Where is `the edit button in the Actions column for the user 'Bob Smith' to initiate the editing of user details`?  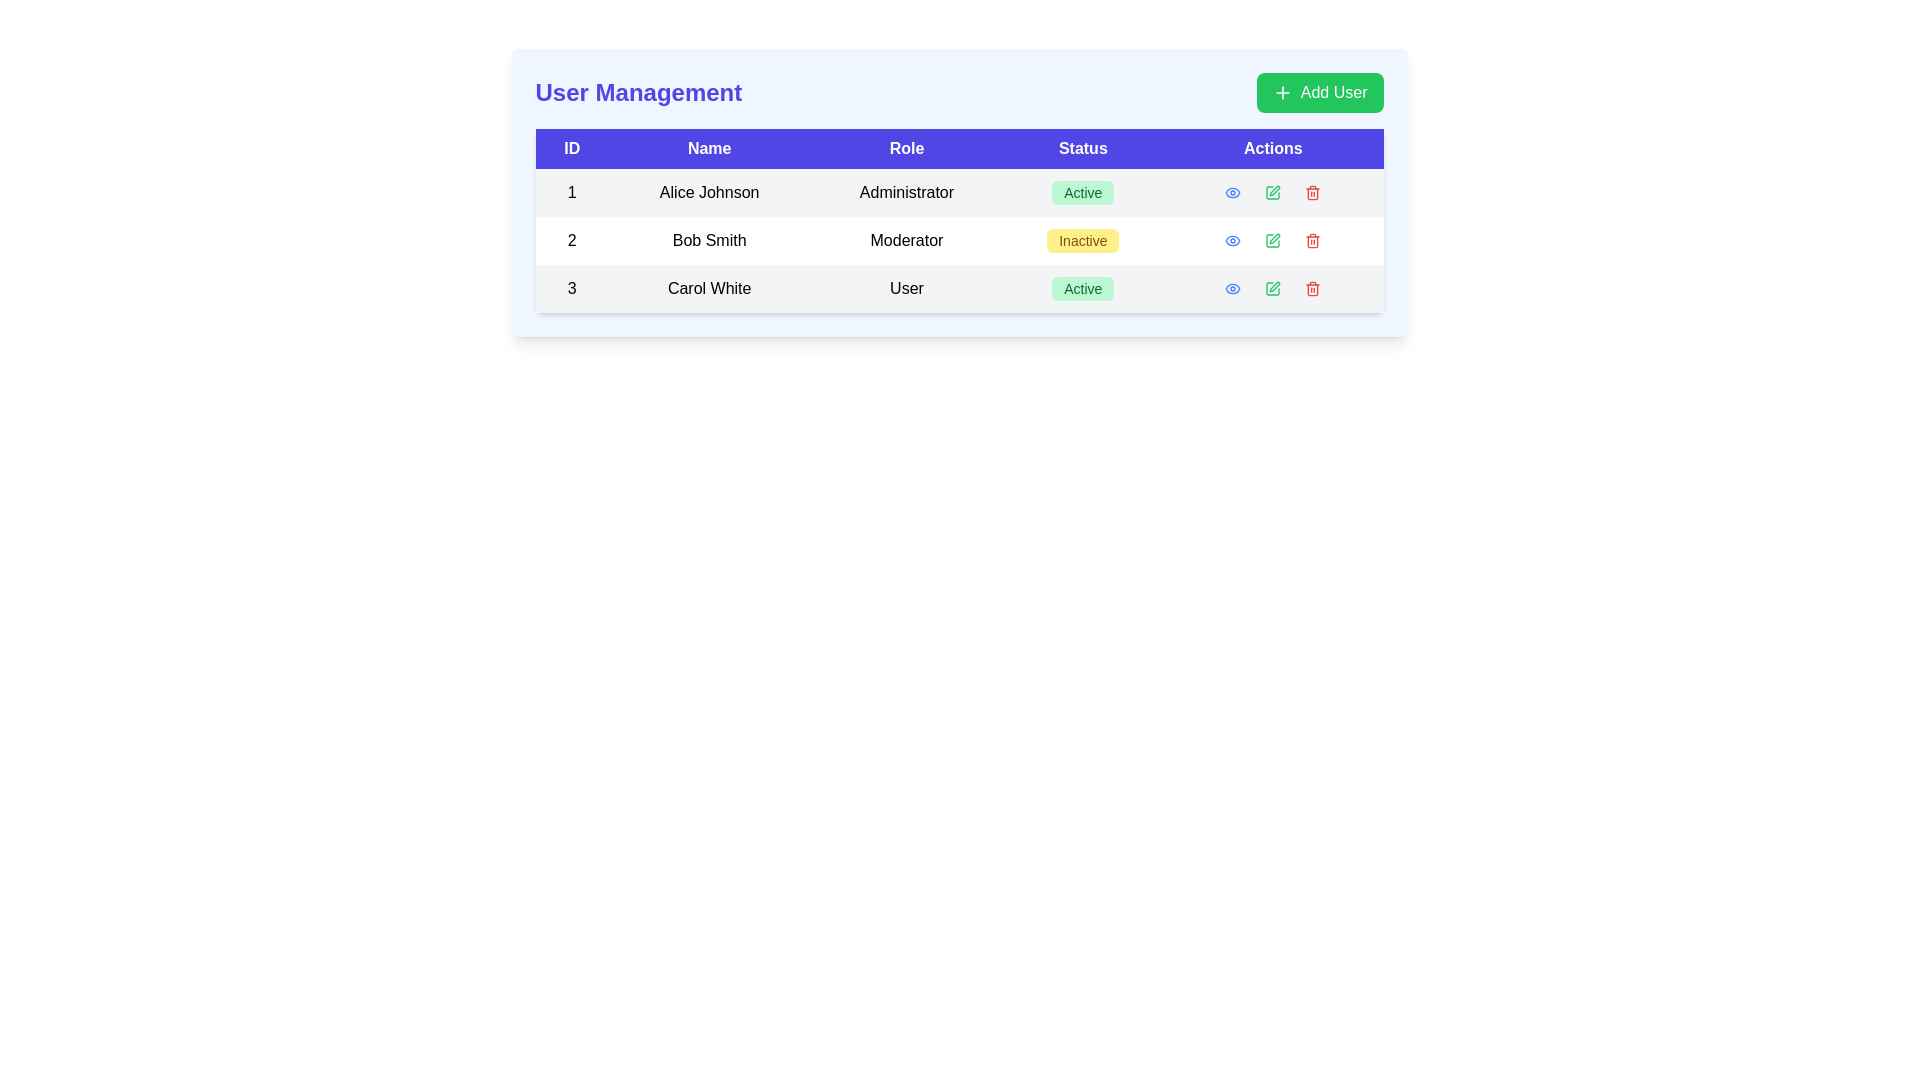
the edit button in the Actions column for the user 'Bob Smith' to initiate the editing of user details is located at coordinates (1271, 192).